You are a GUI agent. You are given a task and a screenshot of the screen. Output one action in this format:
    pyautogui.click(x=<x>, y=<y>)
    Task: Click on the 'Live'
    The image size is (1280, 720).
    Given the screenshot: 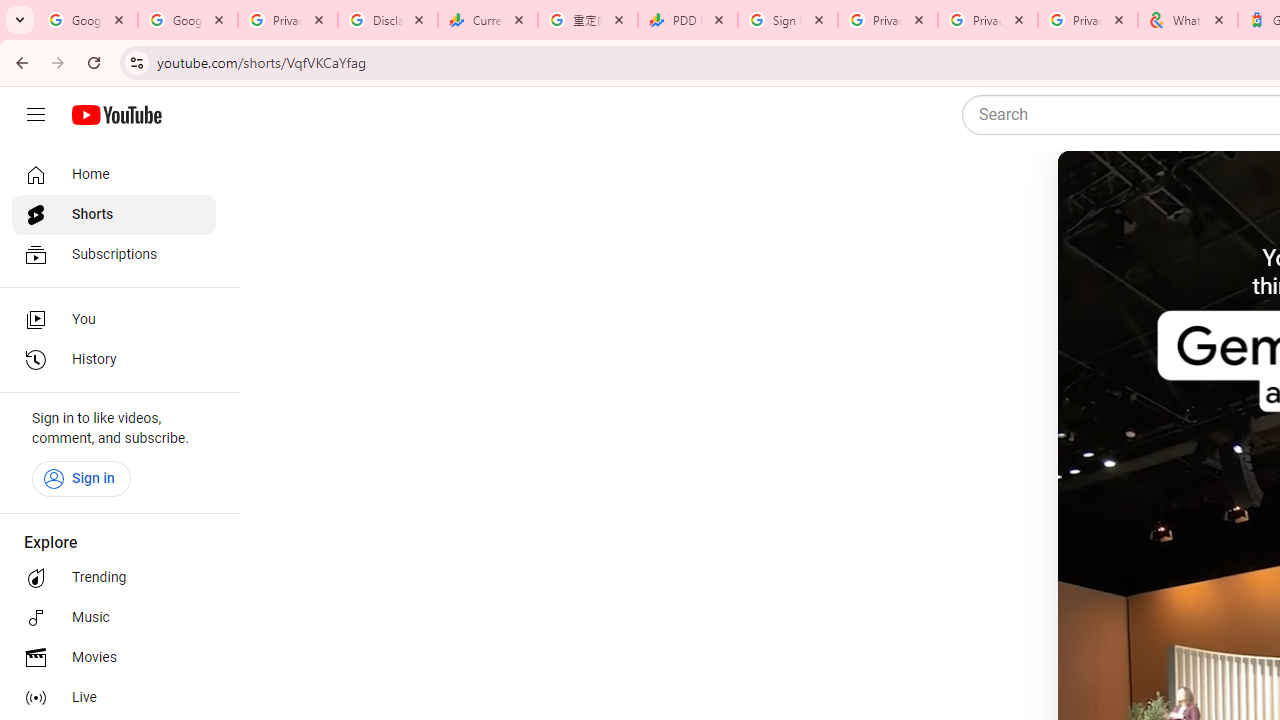 What is the action you would take?
    pyautogui.click(x=112, y=697)
    